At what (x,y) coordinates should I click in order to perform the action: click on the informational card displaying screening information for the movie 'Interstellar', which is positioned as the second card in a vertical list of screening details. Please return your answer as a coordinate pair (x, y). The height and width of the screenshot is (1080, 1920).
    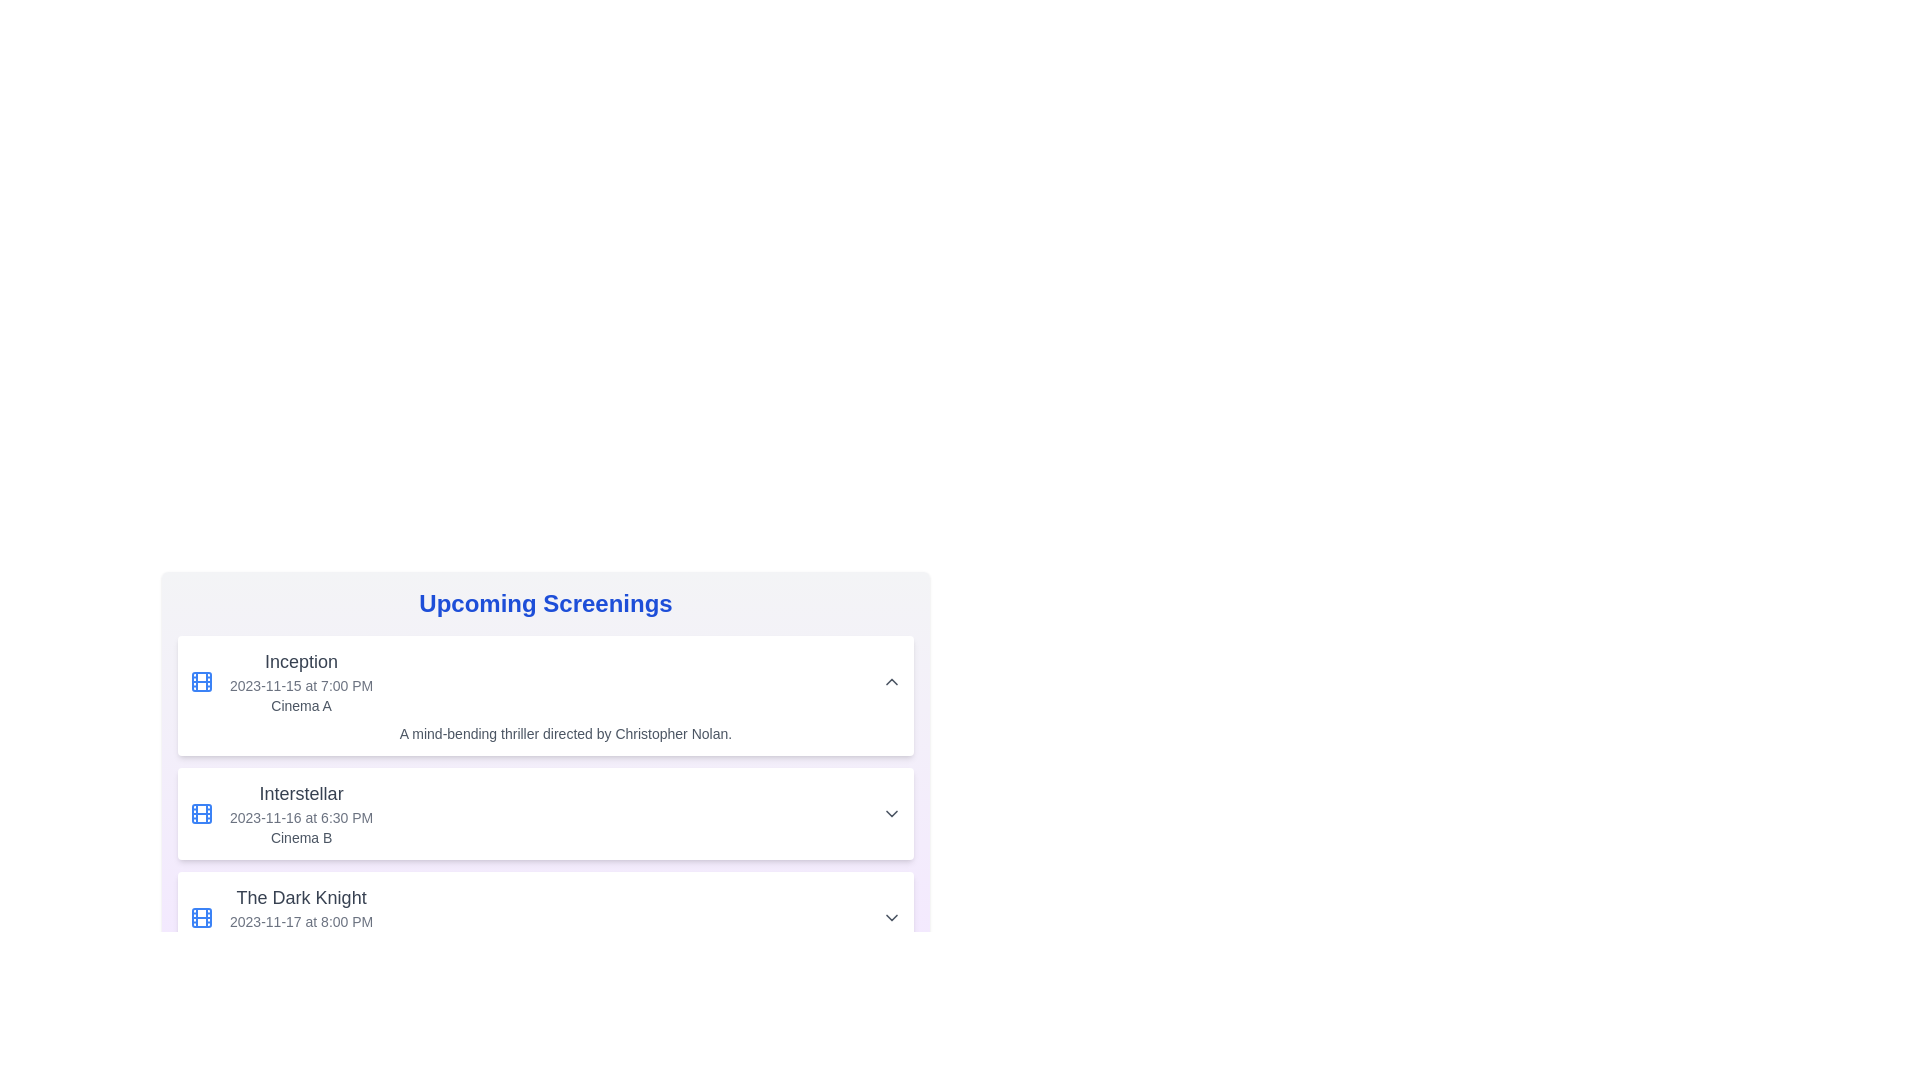
    Looking at the image, I should click on (546, 774).